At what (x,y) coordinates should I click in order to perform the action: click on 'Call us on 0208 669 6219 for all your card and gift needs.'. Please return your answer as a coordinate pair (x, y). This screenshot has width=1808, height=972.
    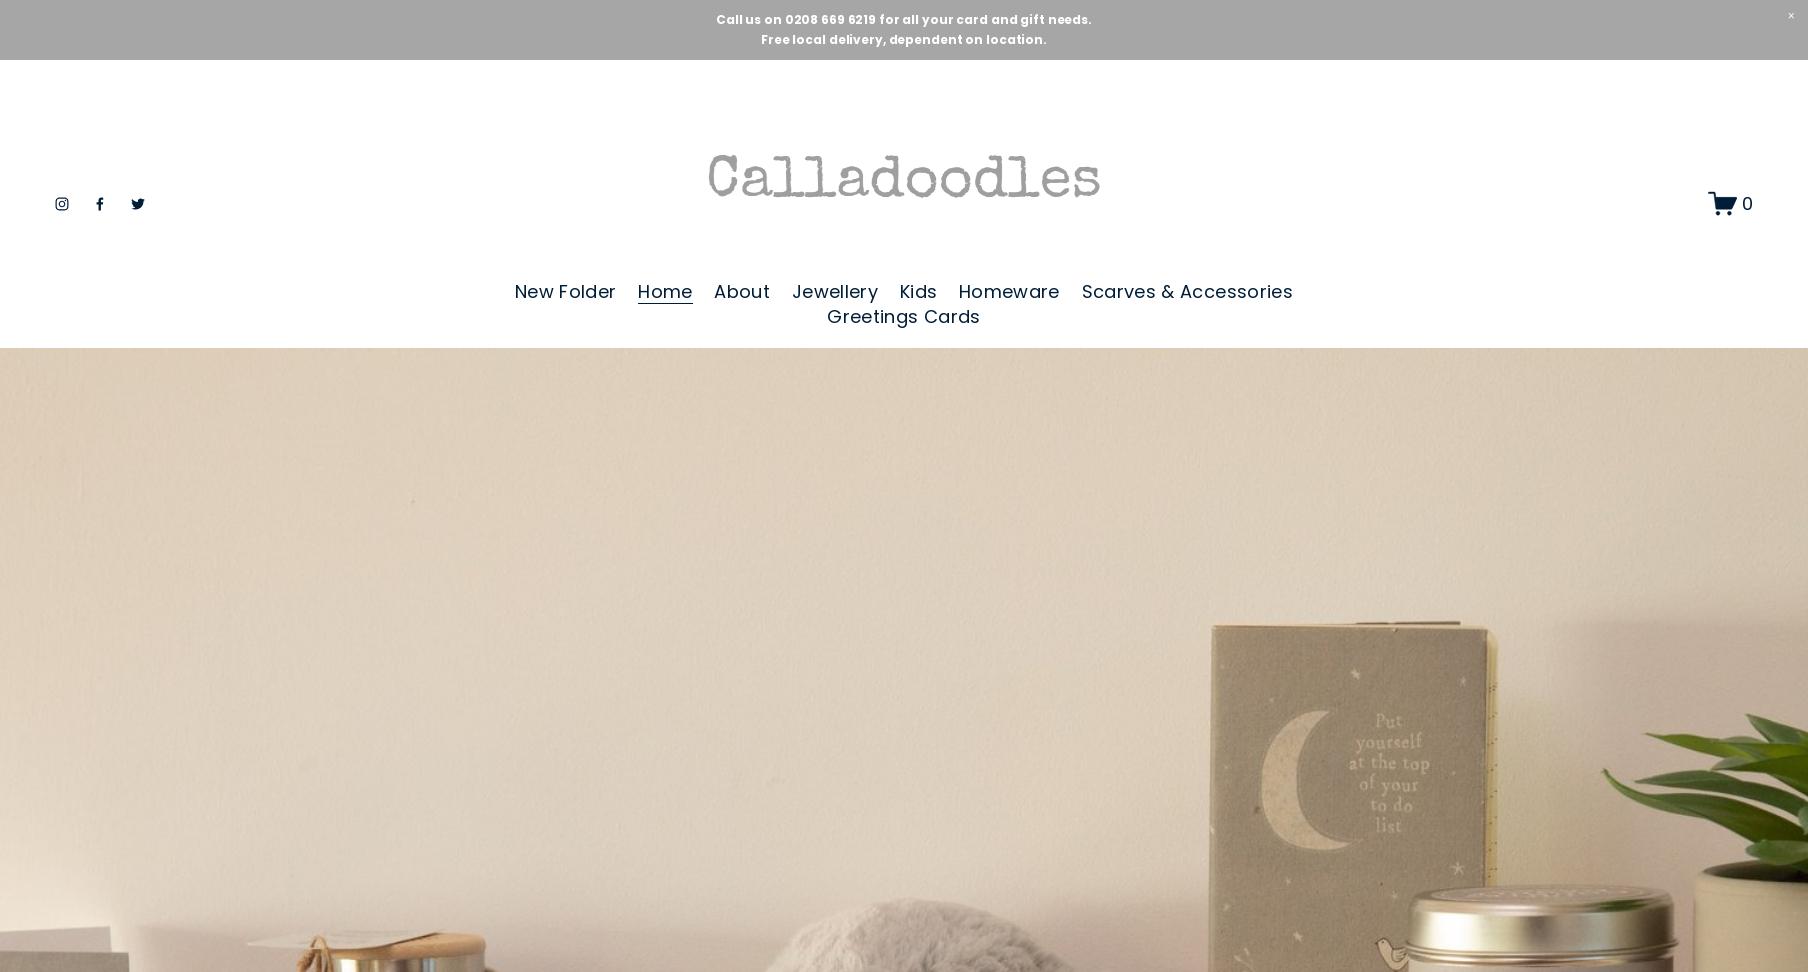
    Looking at the image, I should click on (902, 18).